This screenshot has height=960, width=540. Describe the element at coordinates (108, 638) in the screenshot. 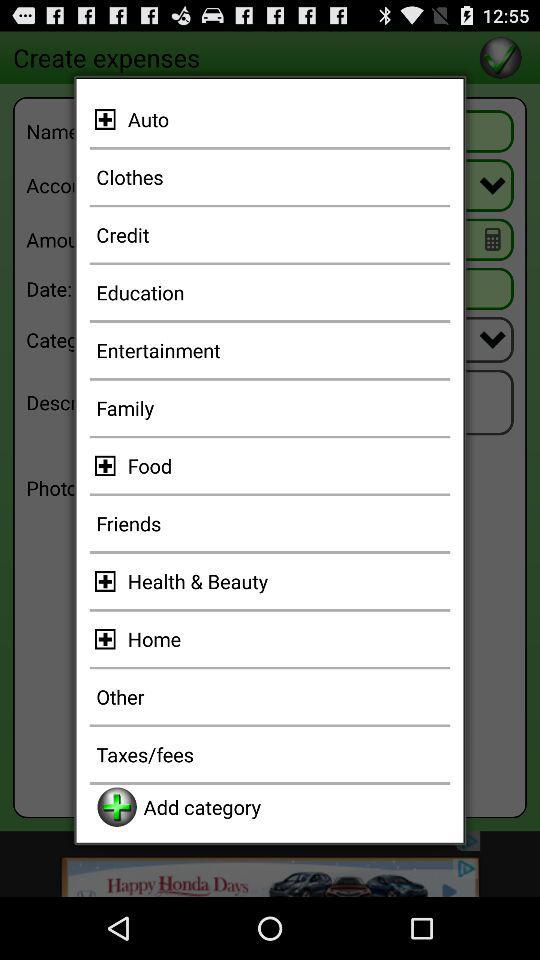

I see `explore home option` at that location.